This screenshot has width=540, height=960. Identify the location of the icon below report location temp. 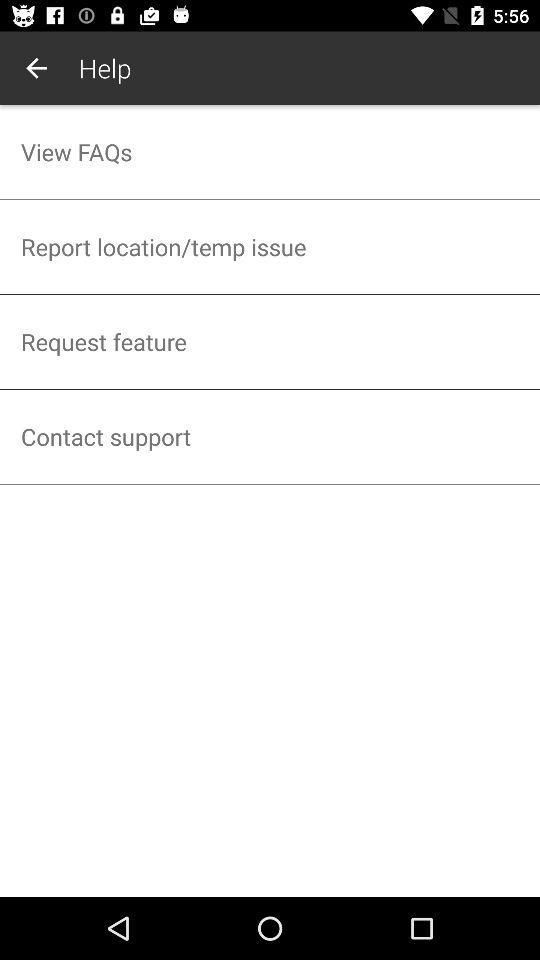
(270, 342).